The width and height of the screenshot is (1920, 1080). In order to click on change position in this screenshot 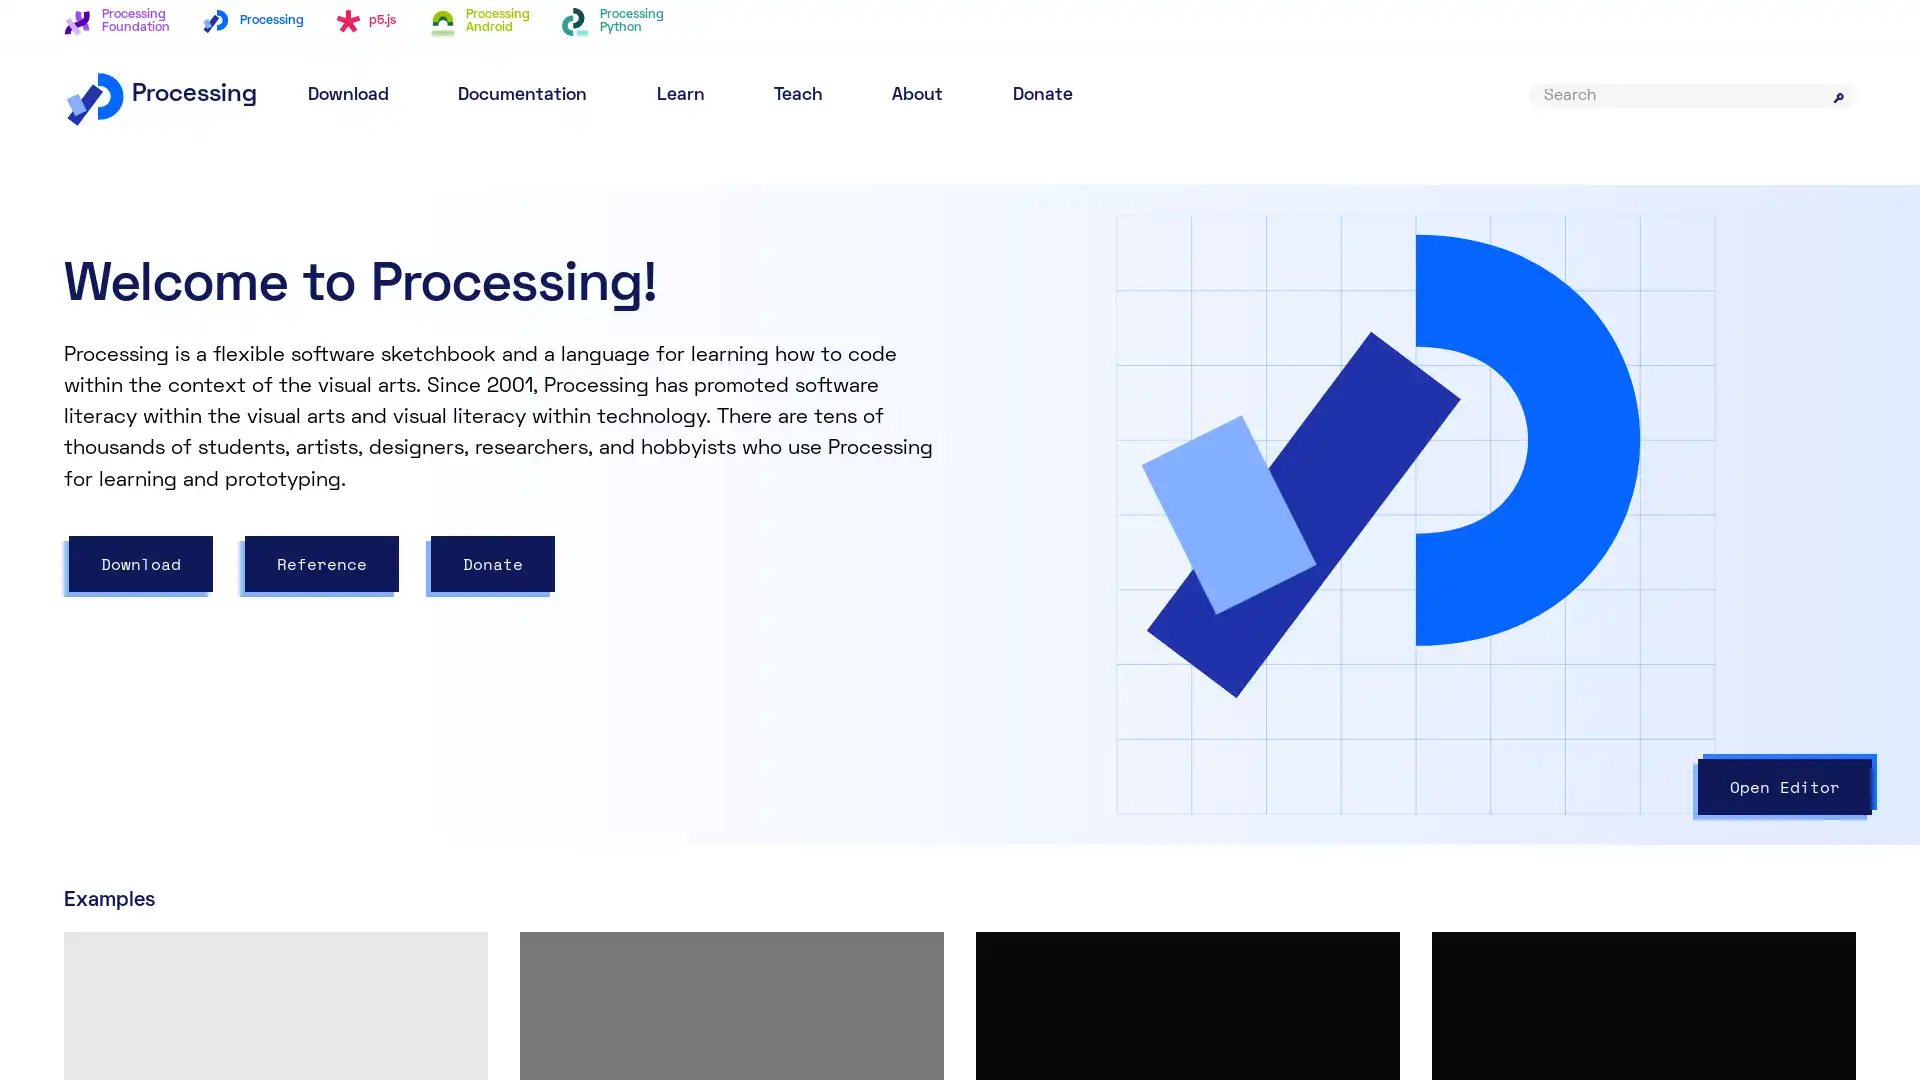, I will do `click(1166, 593)`.